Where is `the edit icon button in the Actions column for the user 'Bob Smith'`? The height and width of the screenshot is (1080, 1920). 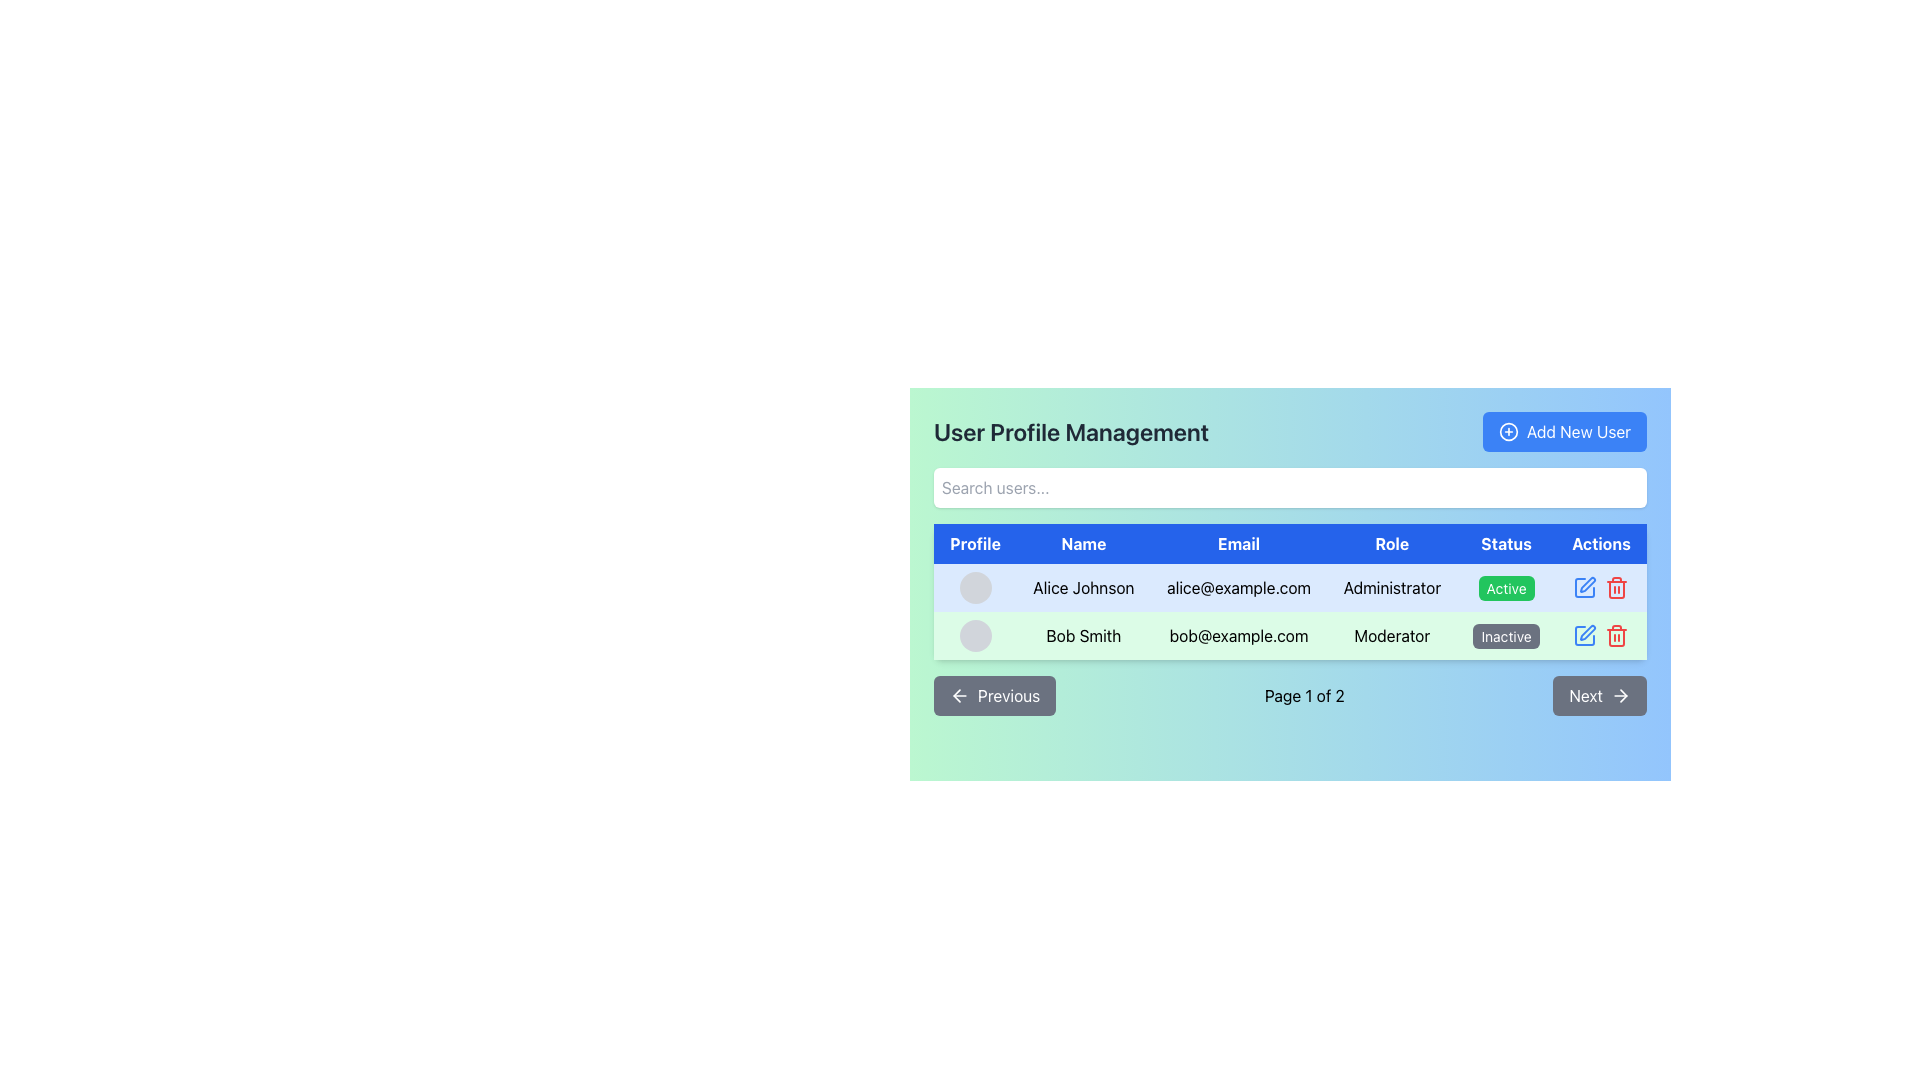 the edit icon button in the Actions column for the user 'Bob Smith' is located at coordinates (1587, 632).